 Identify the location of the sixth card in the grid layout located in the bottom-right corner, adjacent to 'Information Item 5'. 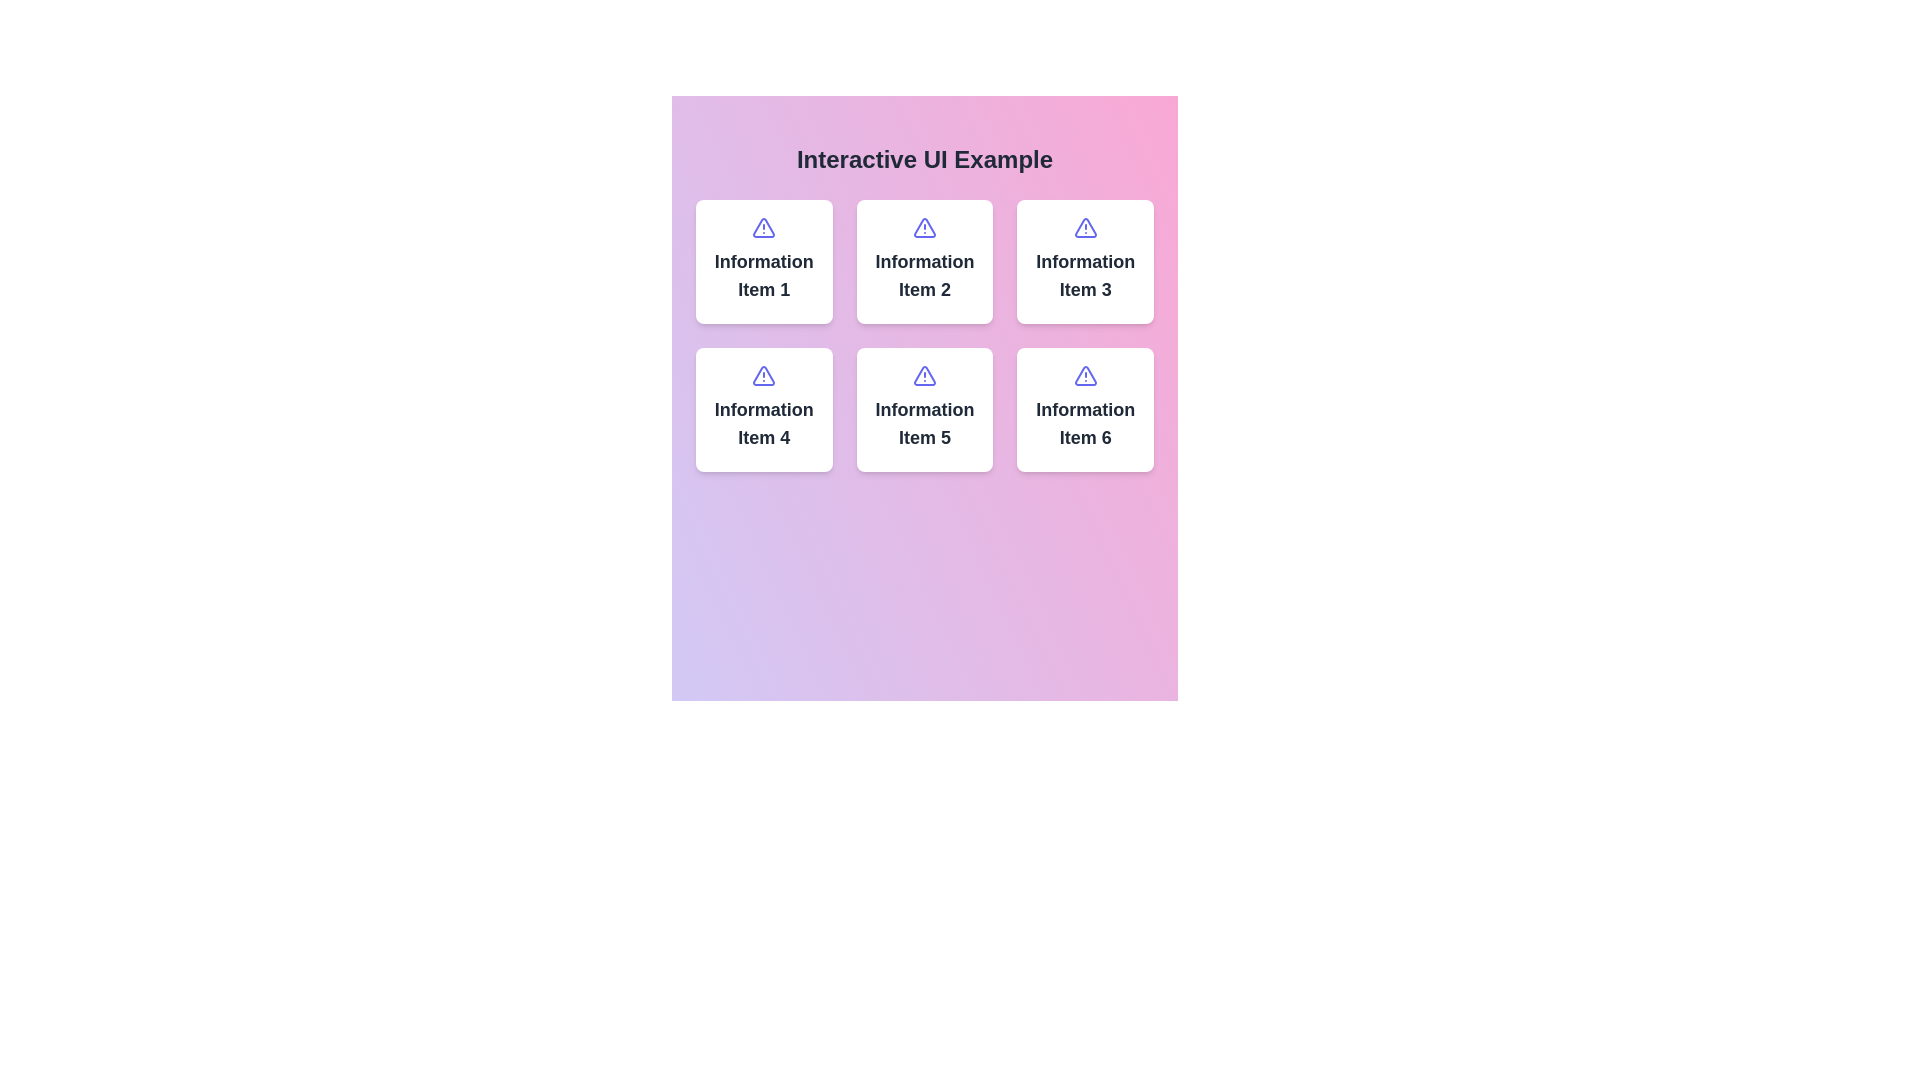
(1084, 408).